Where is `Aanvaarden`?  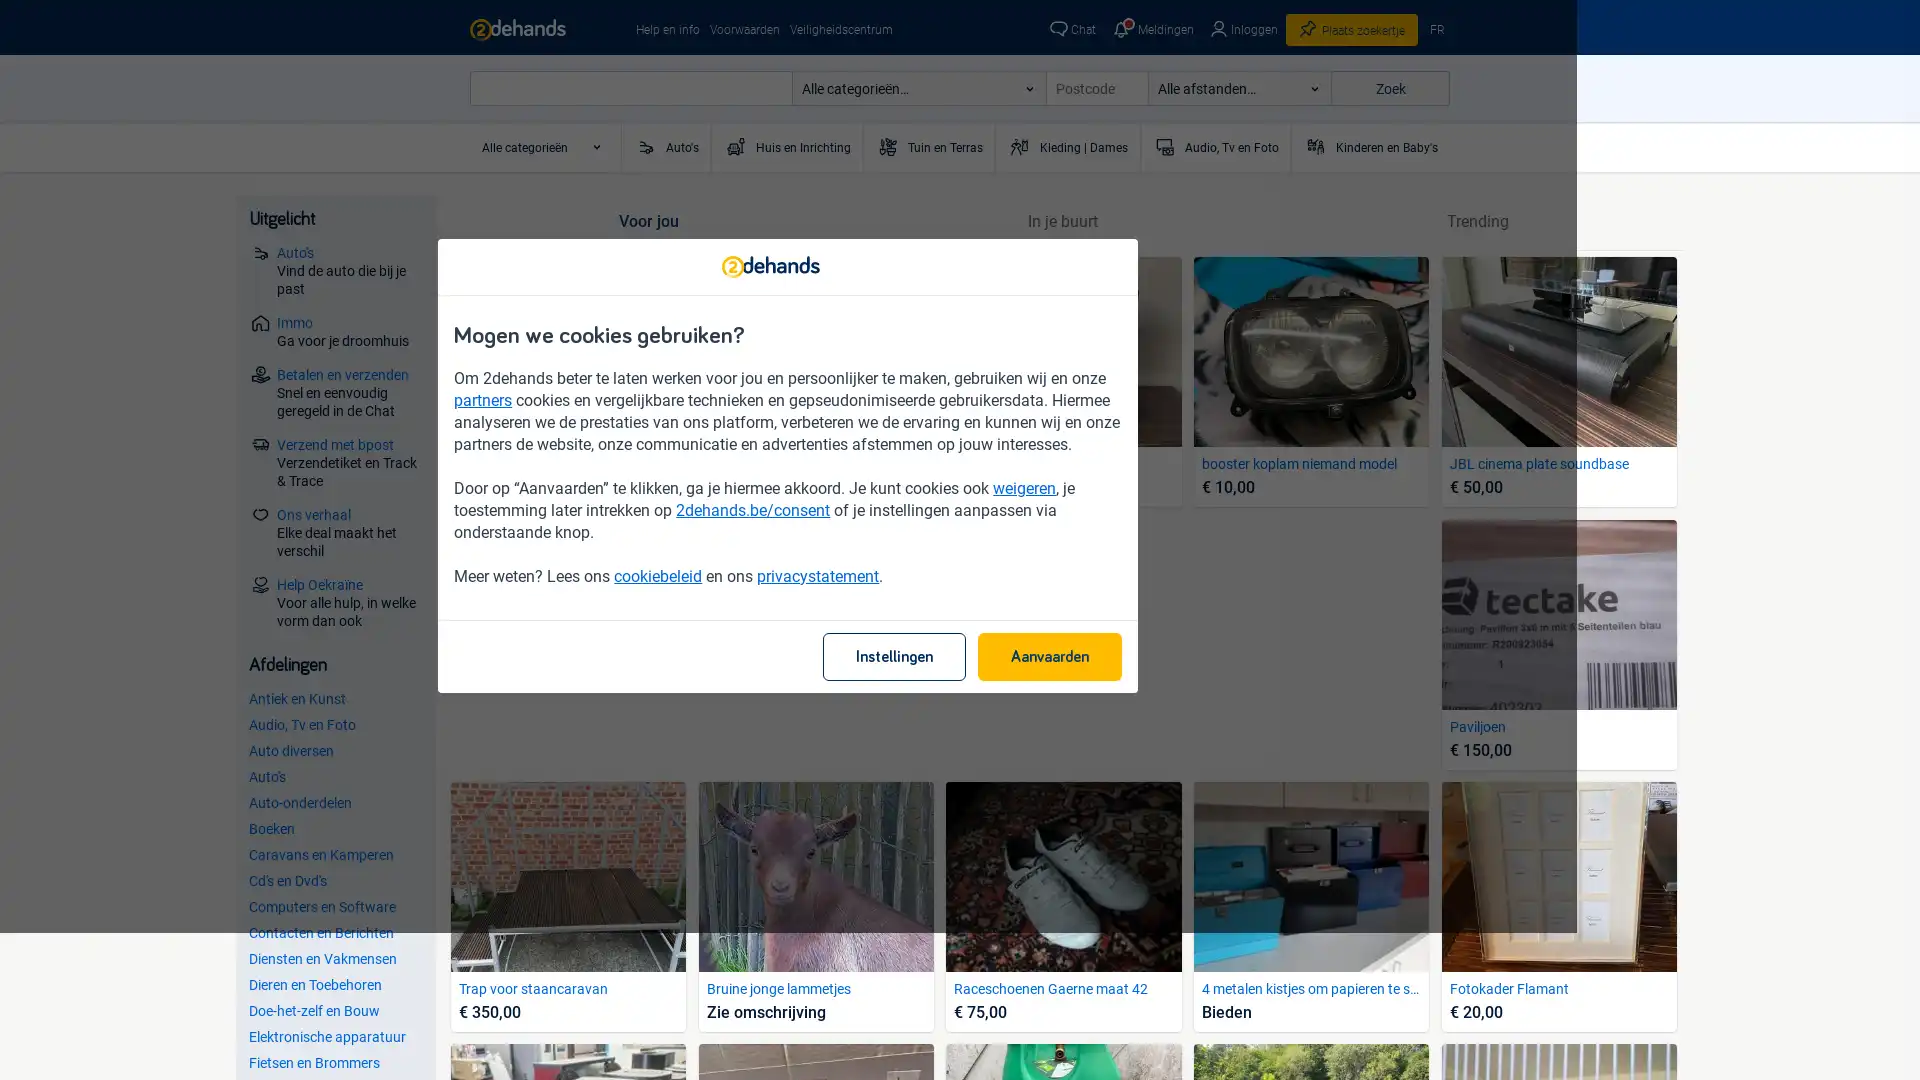 Aanvaarden is located at coordinates (1221, 731).